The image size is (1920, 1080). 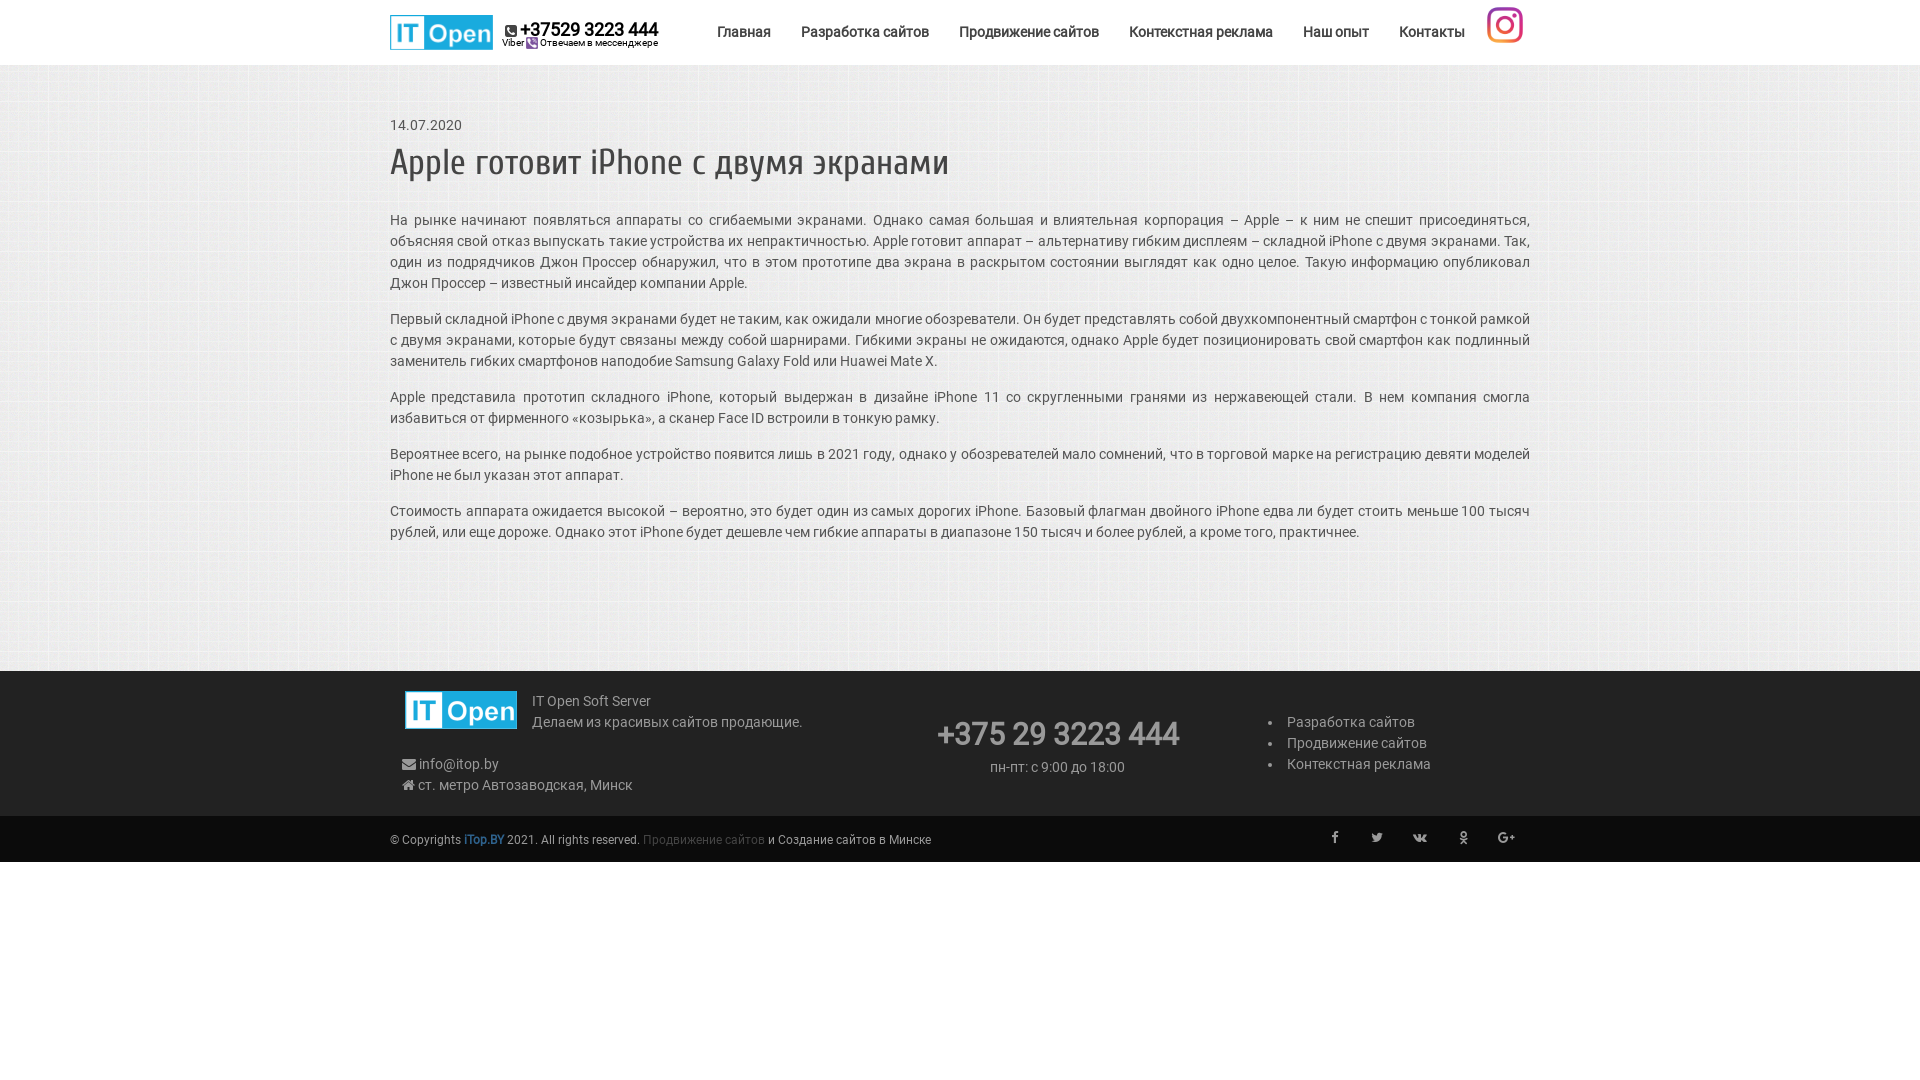 I want to click on '    +37529 3223 444', so click(x=389, y=32).